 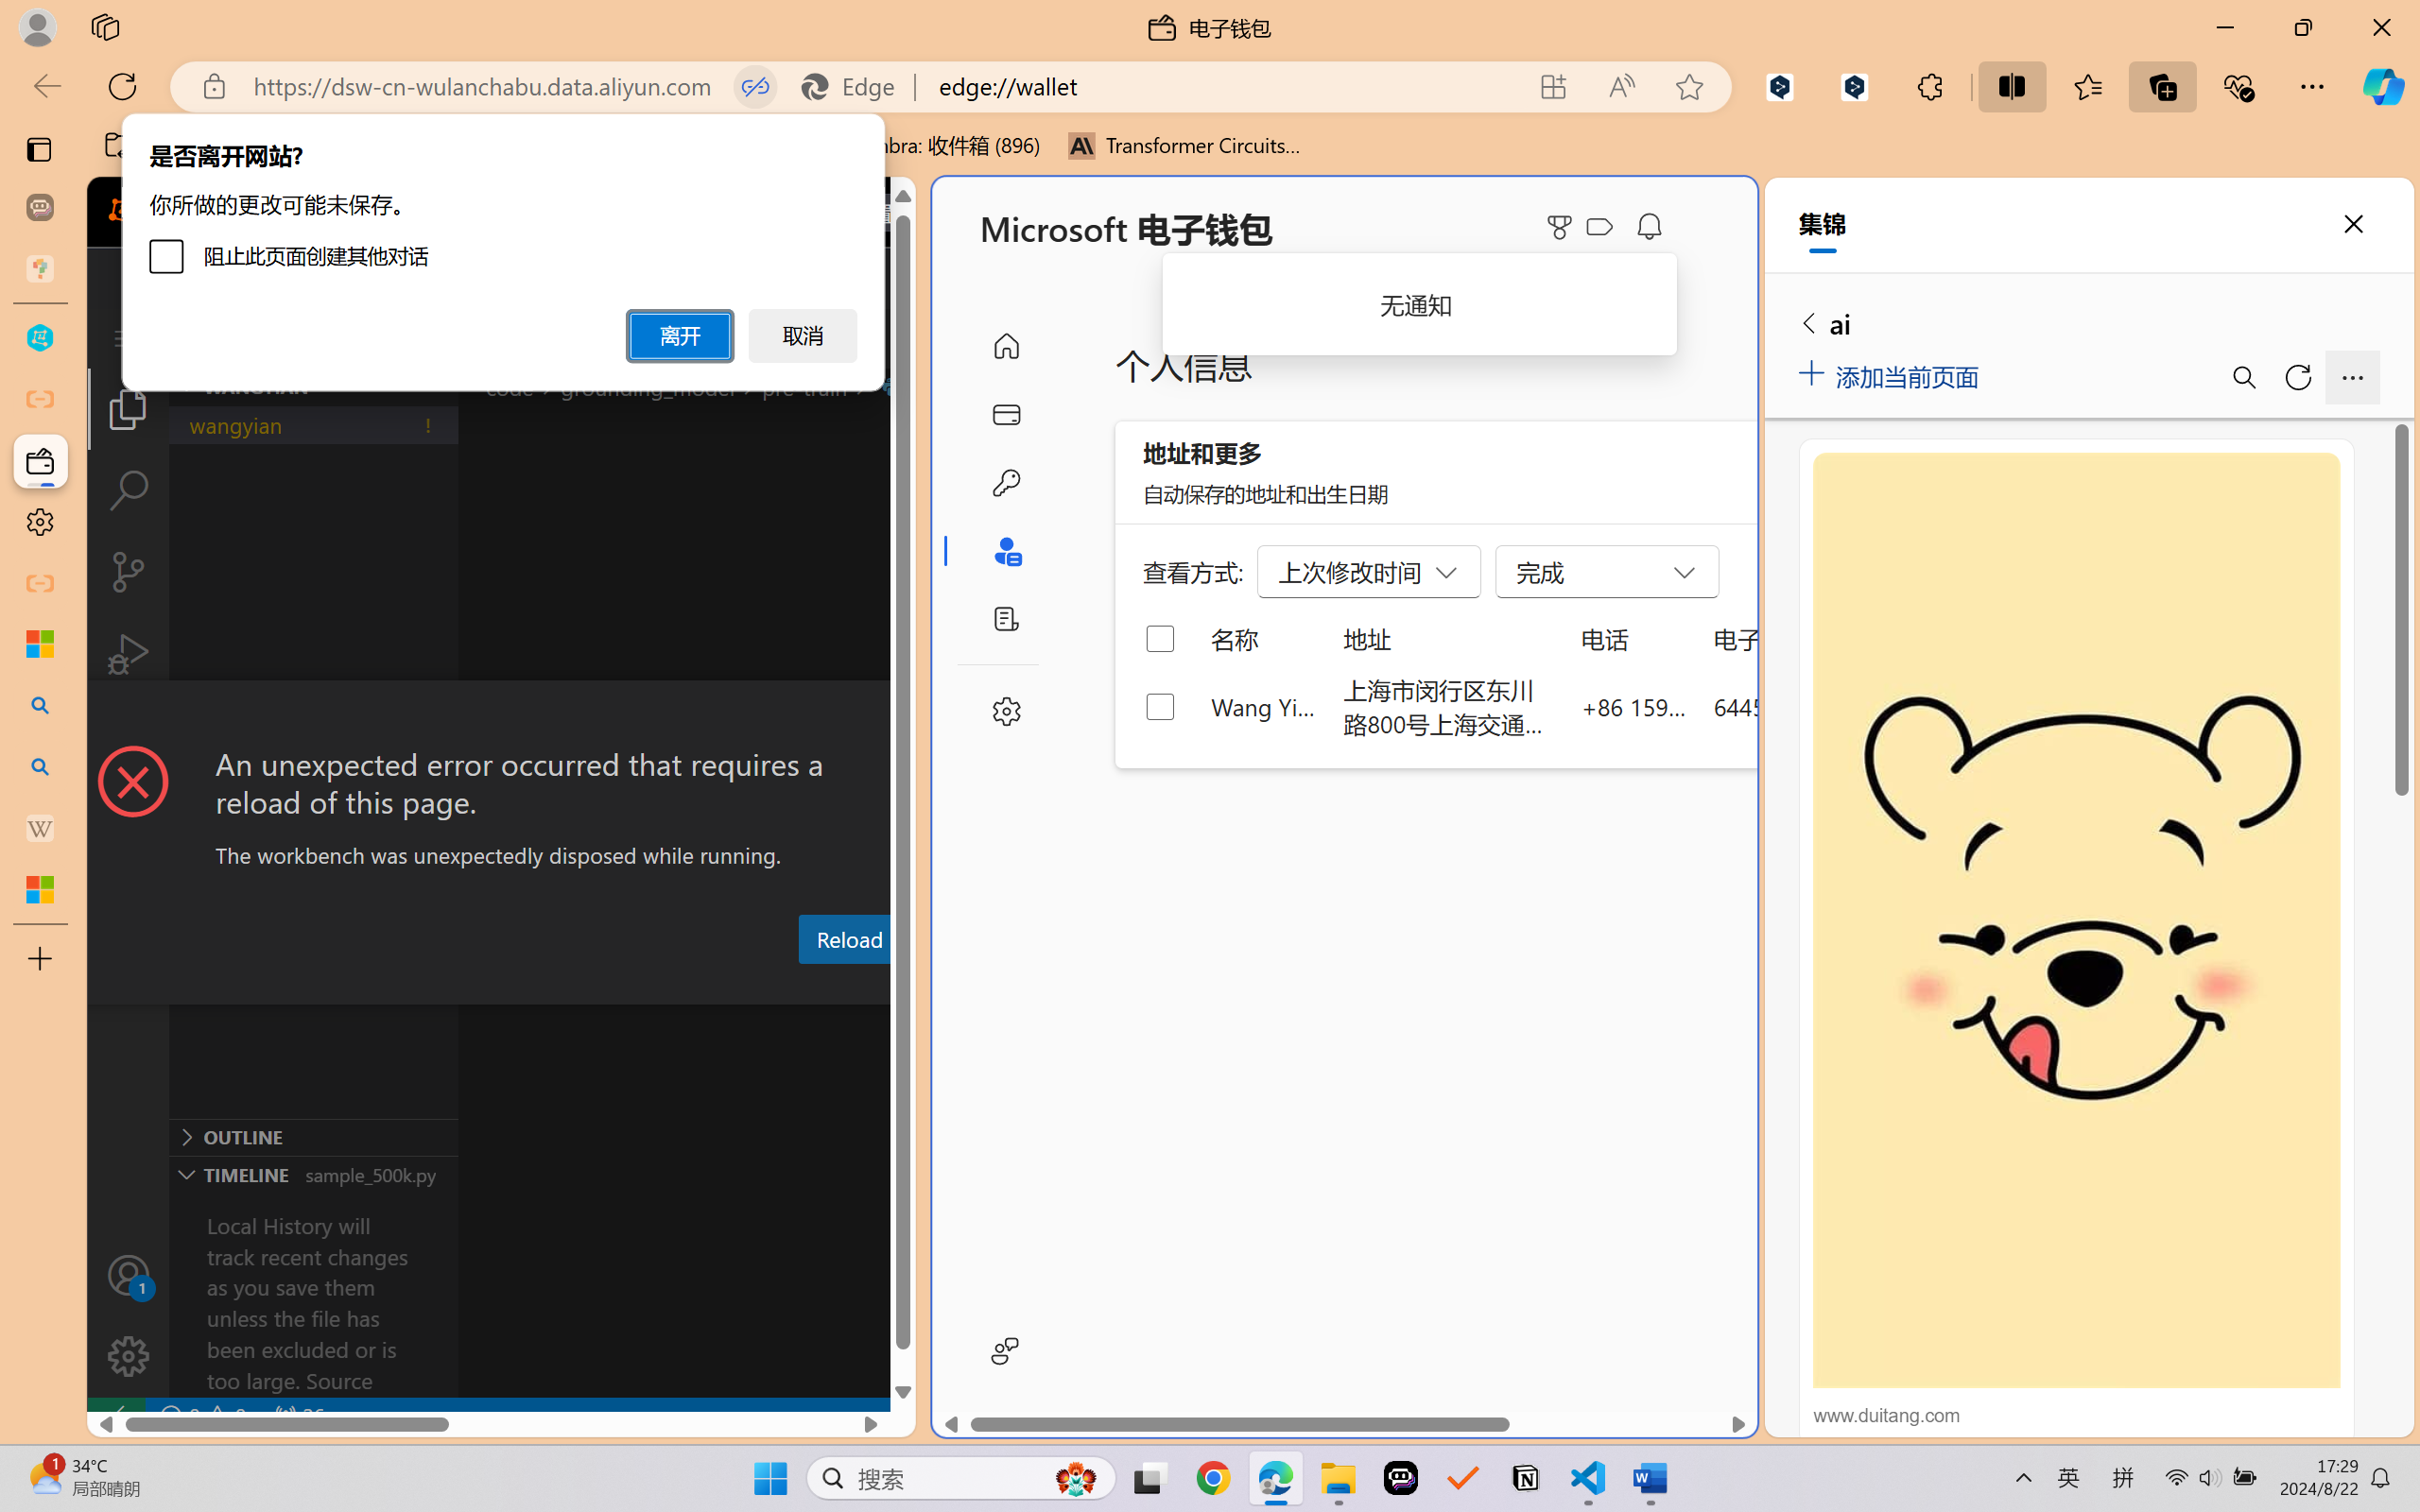 I want to click on 'Timeline Section', so click(x=313, y=1174).